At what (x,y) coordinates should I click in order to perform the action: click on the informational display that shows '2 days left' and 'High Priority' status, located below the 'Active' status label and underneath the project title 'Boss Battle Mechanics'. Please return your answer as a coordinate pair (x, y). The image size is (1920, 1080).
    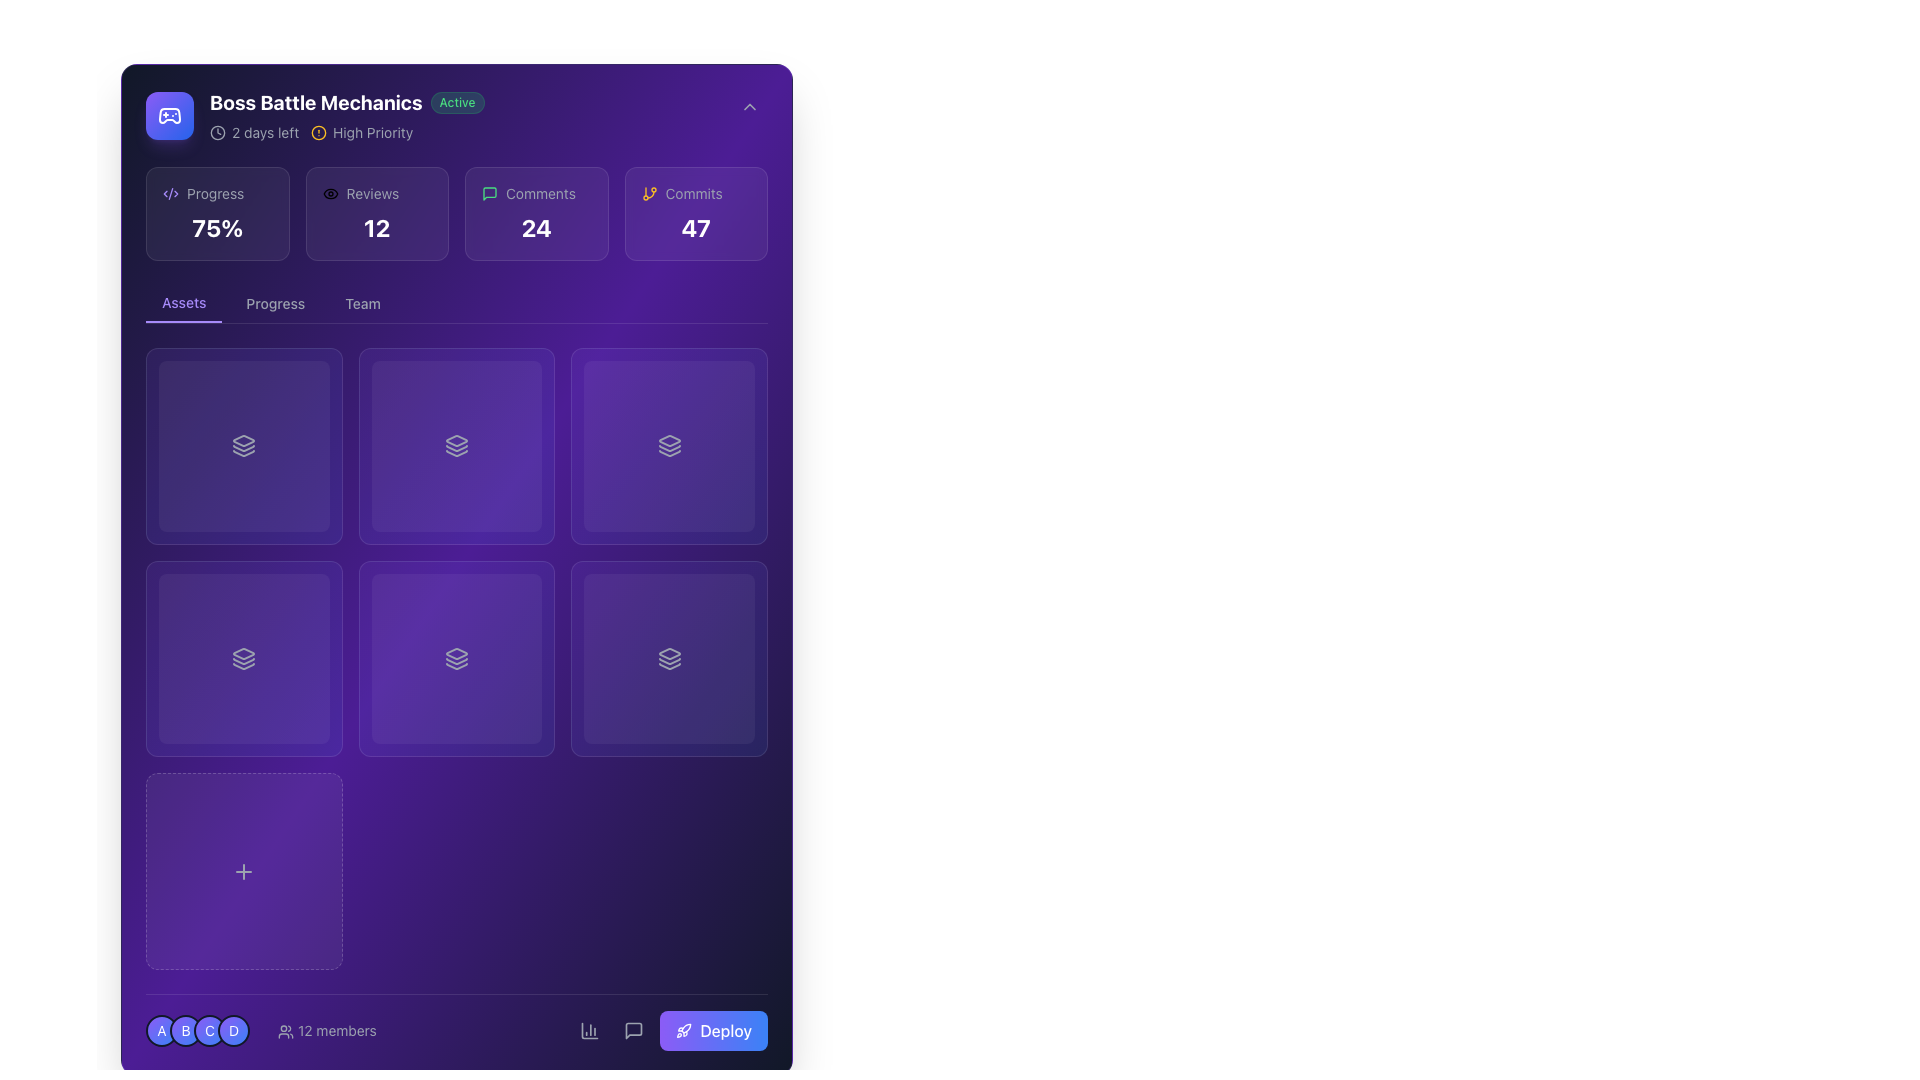
    Looking at the image, I should click on (347, 132).